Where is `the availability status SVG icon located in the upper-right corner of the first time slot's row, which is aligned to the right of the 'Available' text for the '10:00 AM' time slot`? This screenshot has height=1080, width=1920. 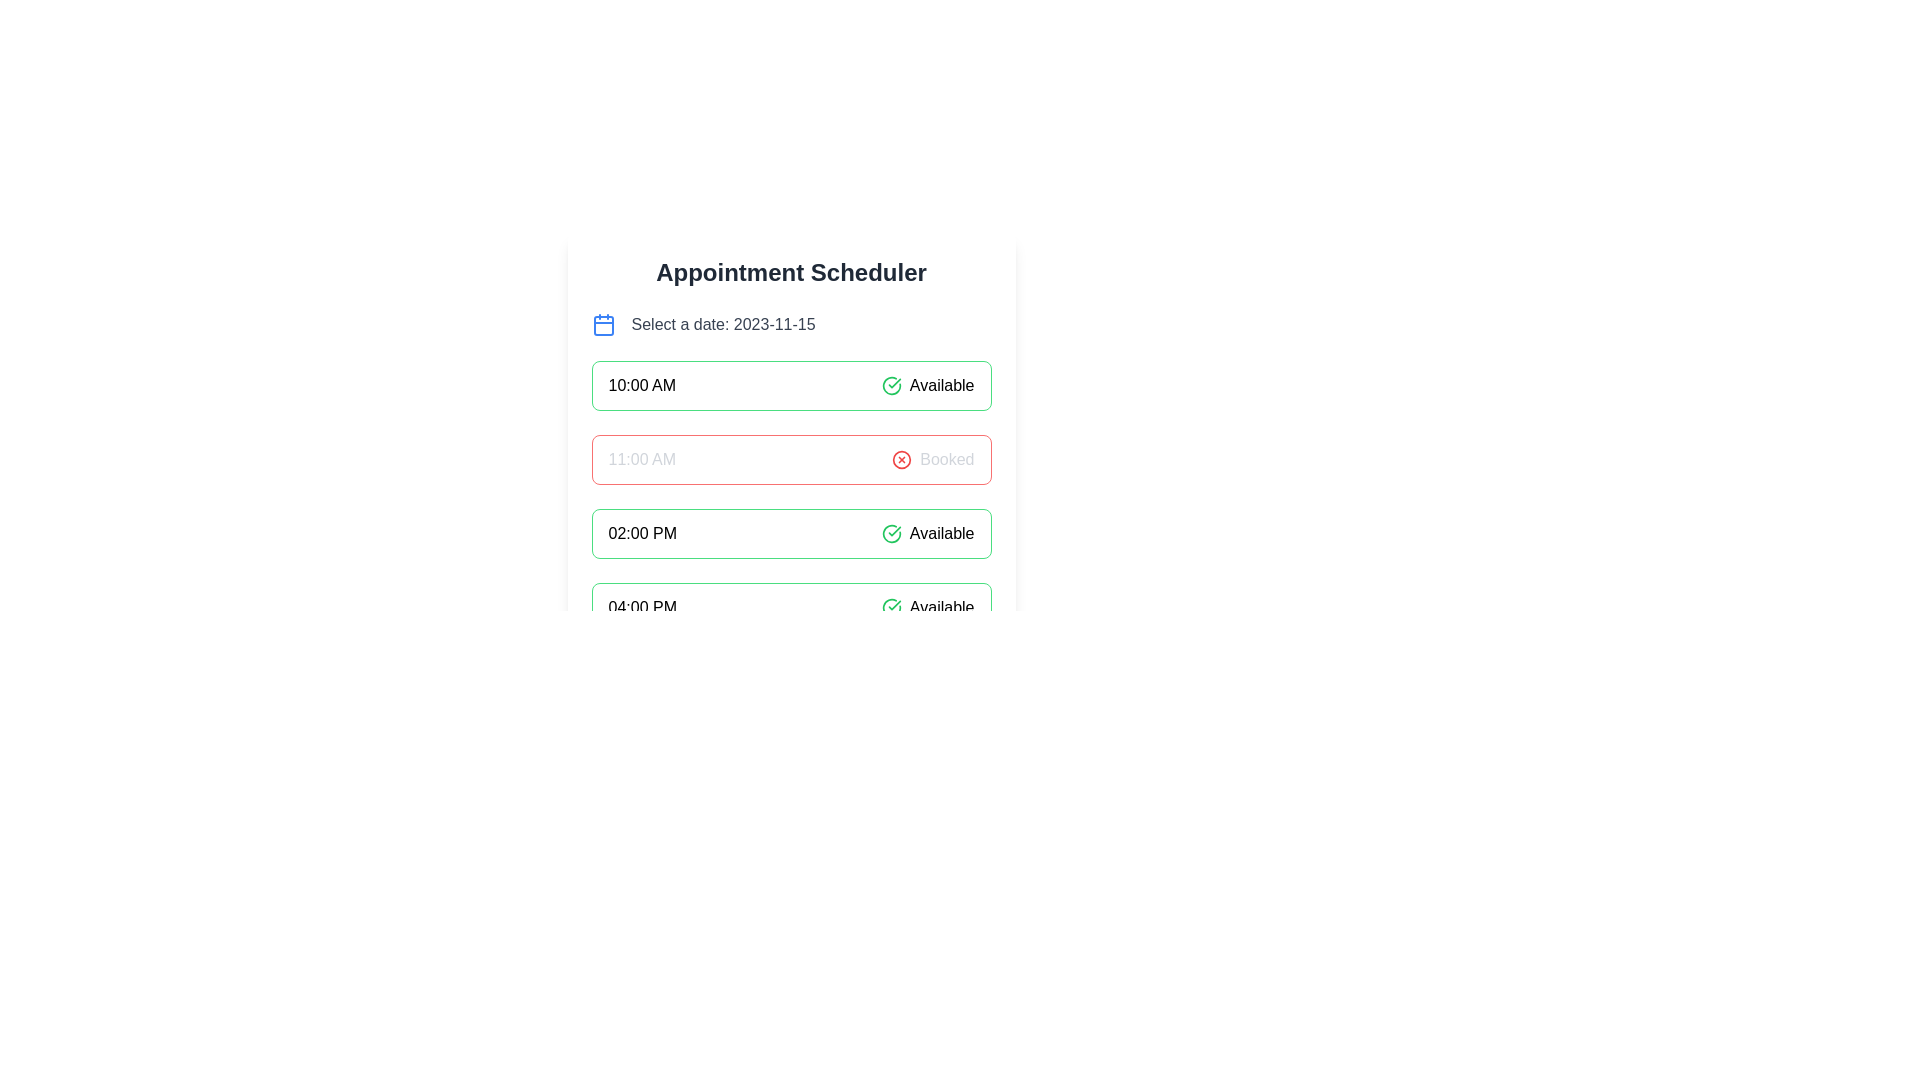 the availability status SVG icon located in the upper-right corner of the first time slot's row, which is aligned to the right of the 'Available' text for the '10:00 AM' time slot is located at coordinates (890, 607).